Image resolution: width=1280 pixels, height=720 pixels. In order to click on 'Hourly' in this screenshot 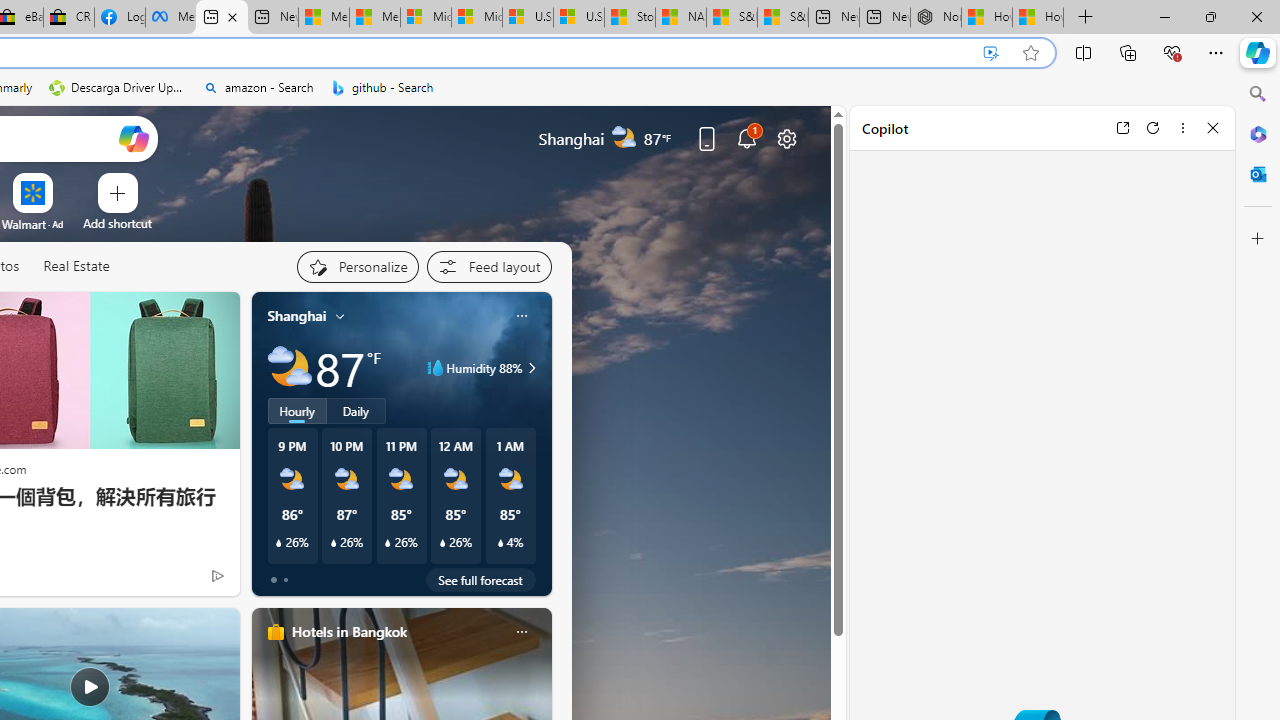, I will do `click(295, 410)`.